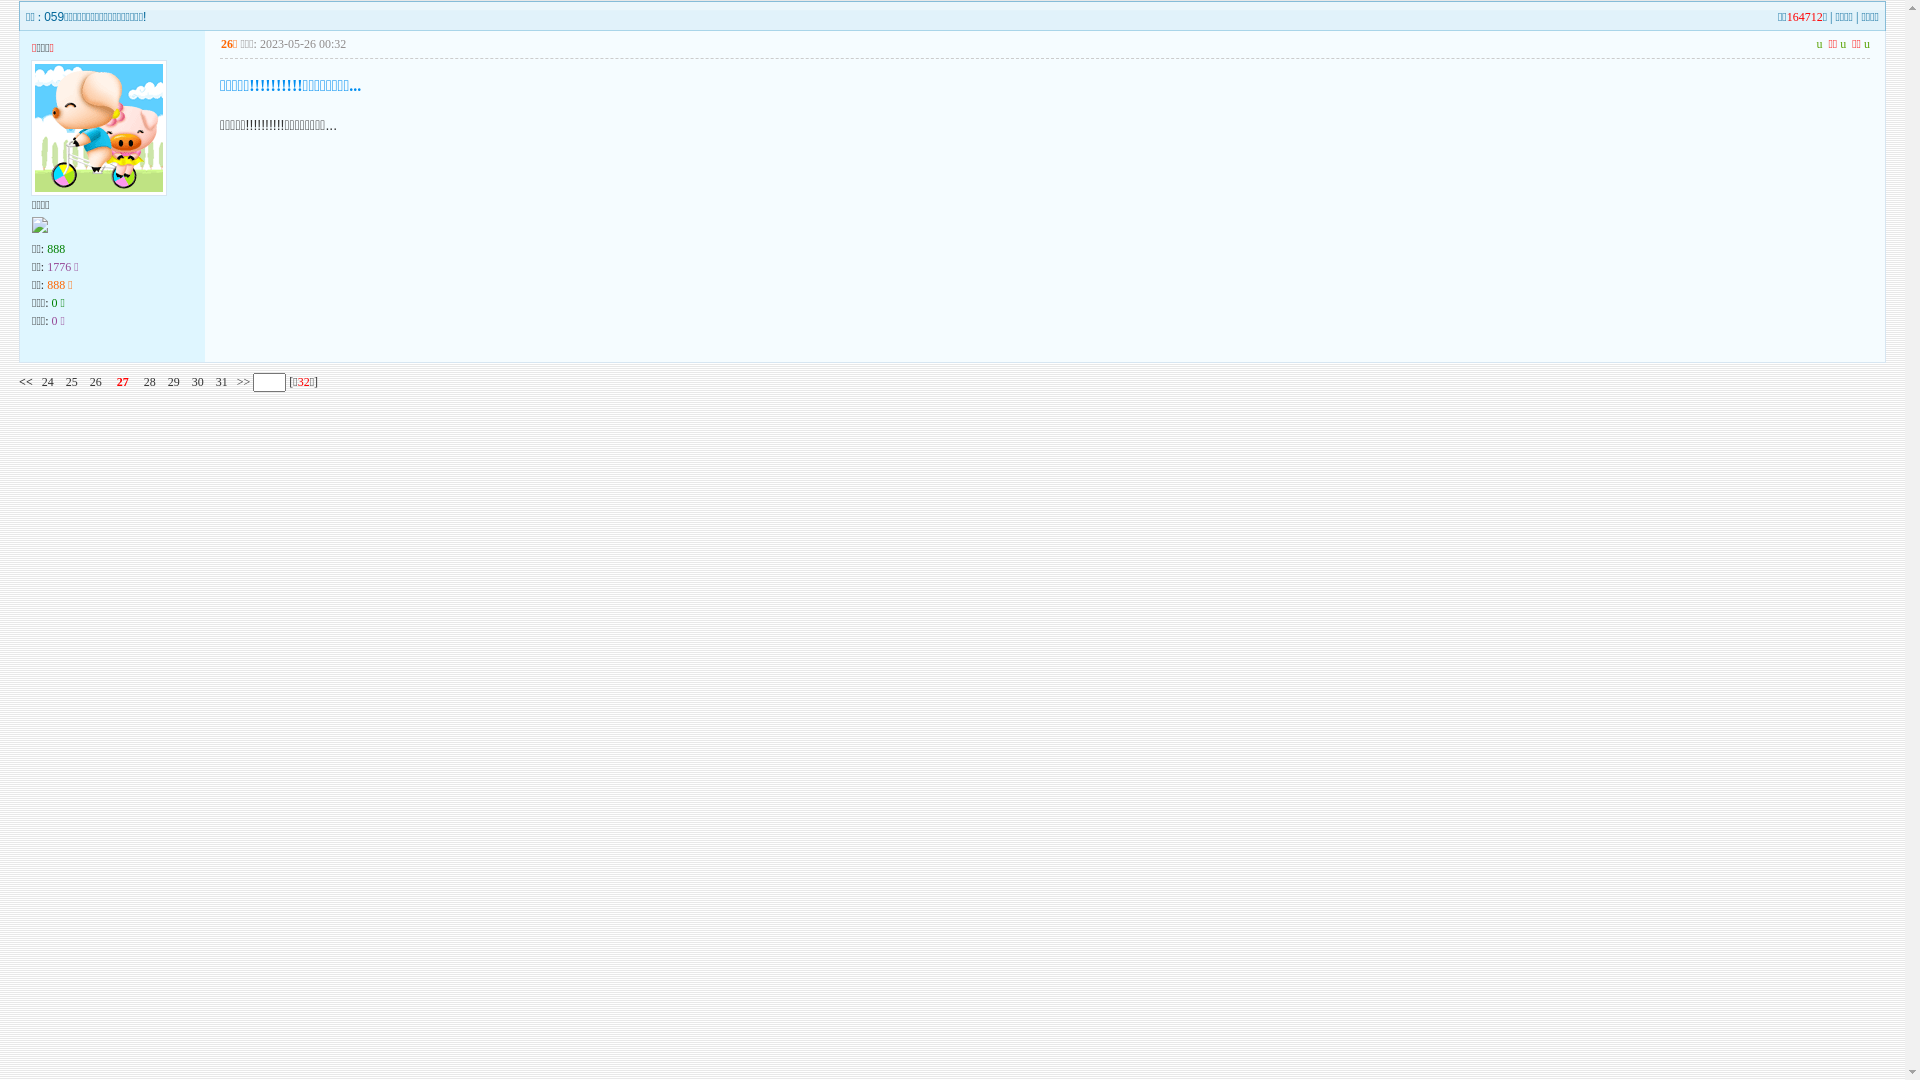 Image resolution: width=1920 pixels, height=1080 pixels. I want to click on '28', so click(148, 381).